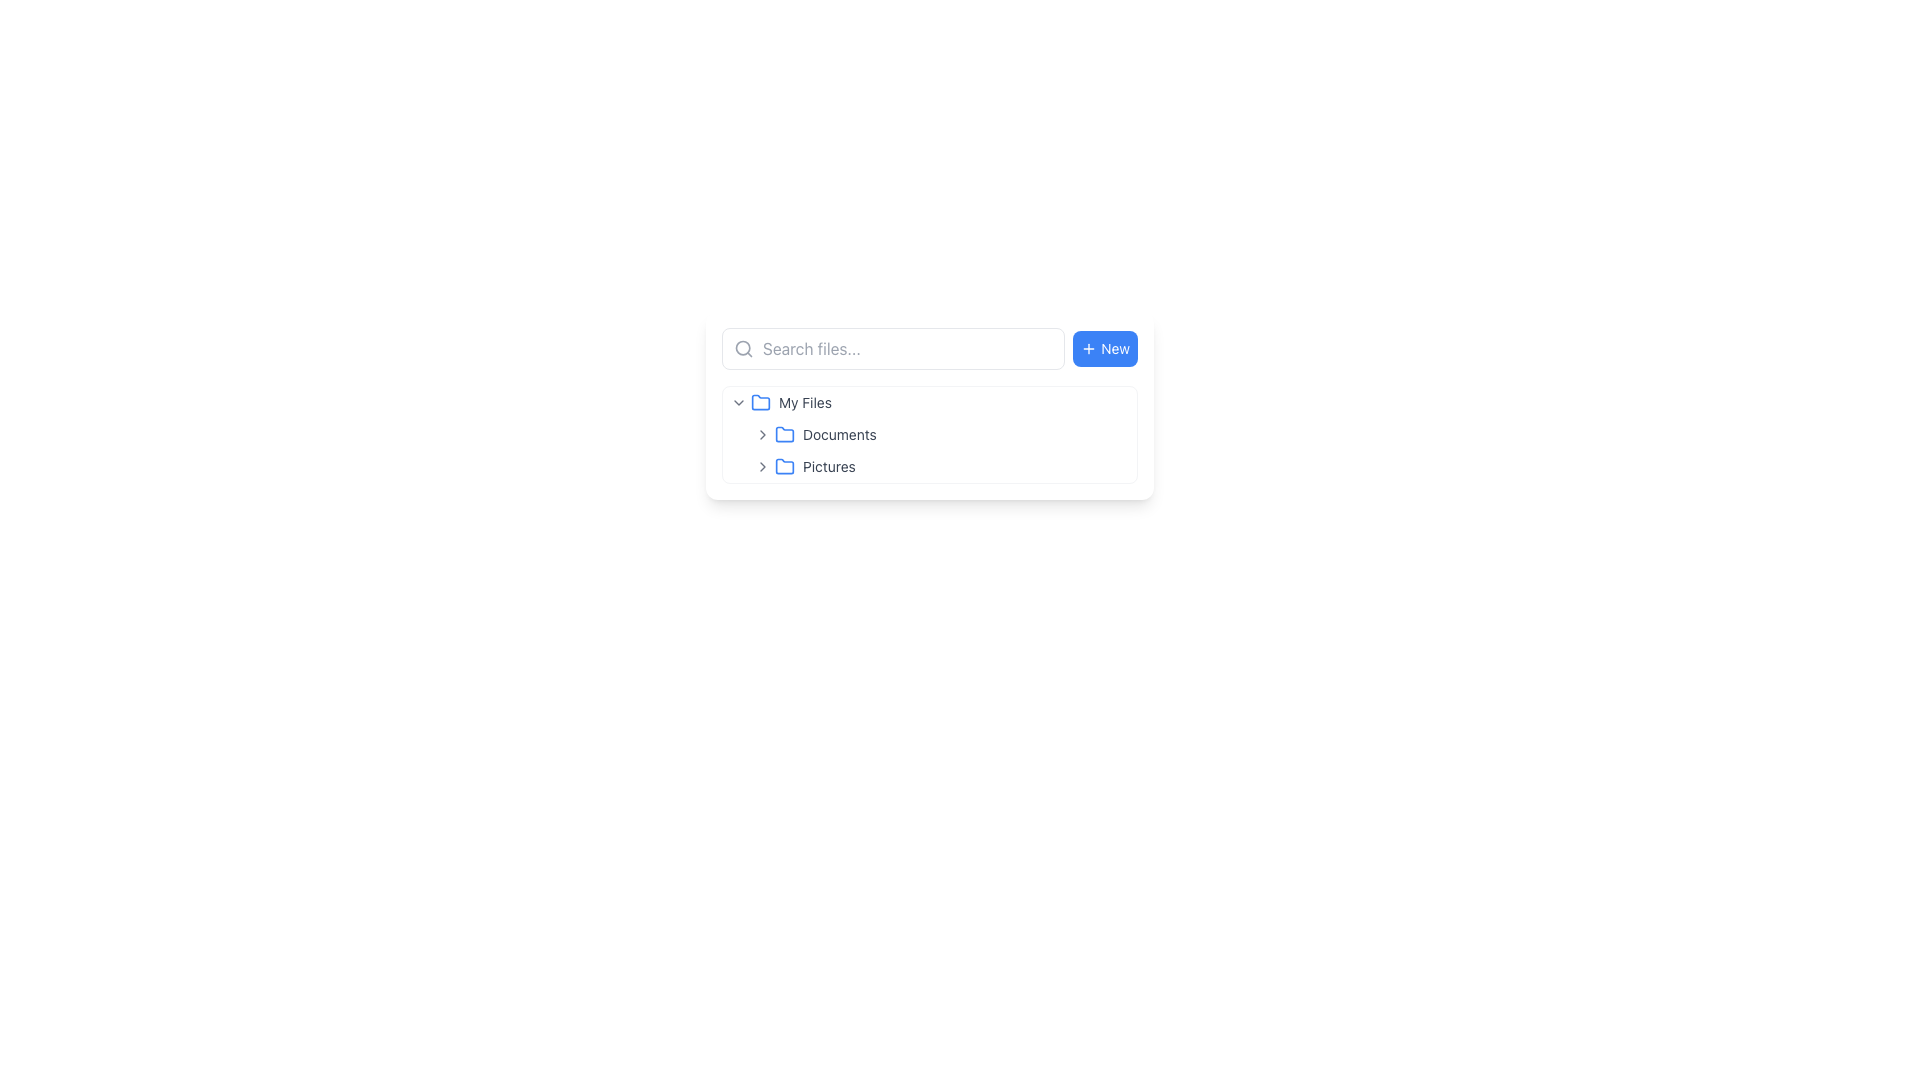 The width and height of the screenshot is (1920, 1080). I want to click on the 'Pictures' folder listed under 'My Files', so click(940, 466).